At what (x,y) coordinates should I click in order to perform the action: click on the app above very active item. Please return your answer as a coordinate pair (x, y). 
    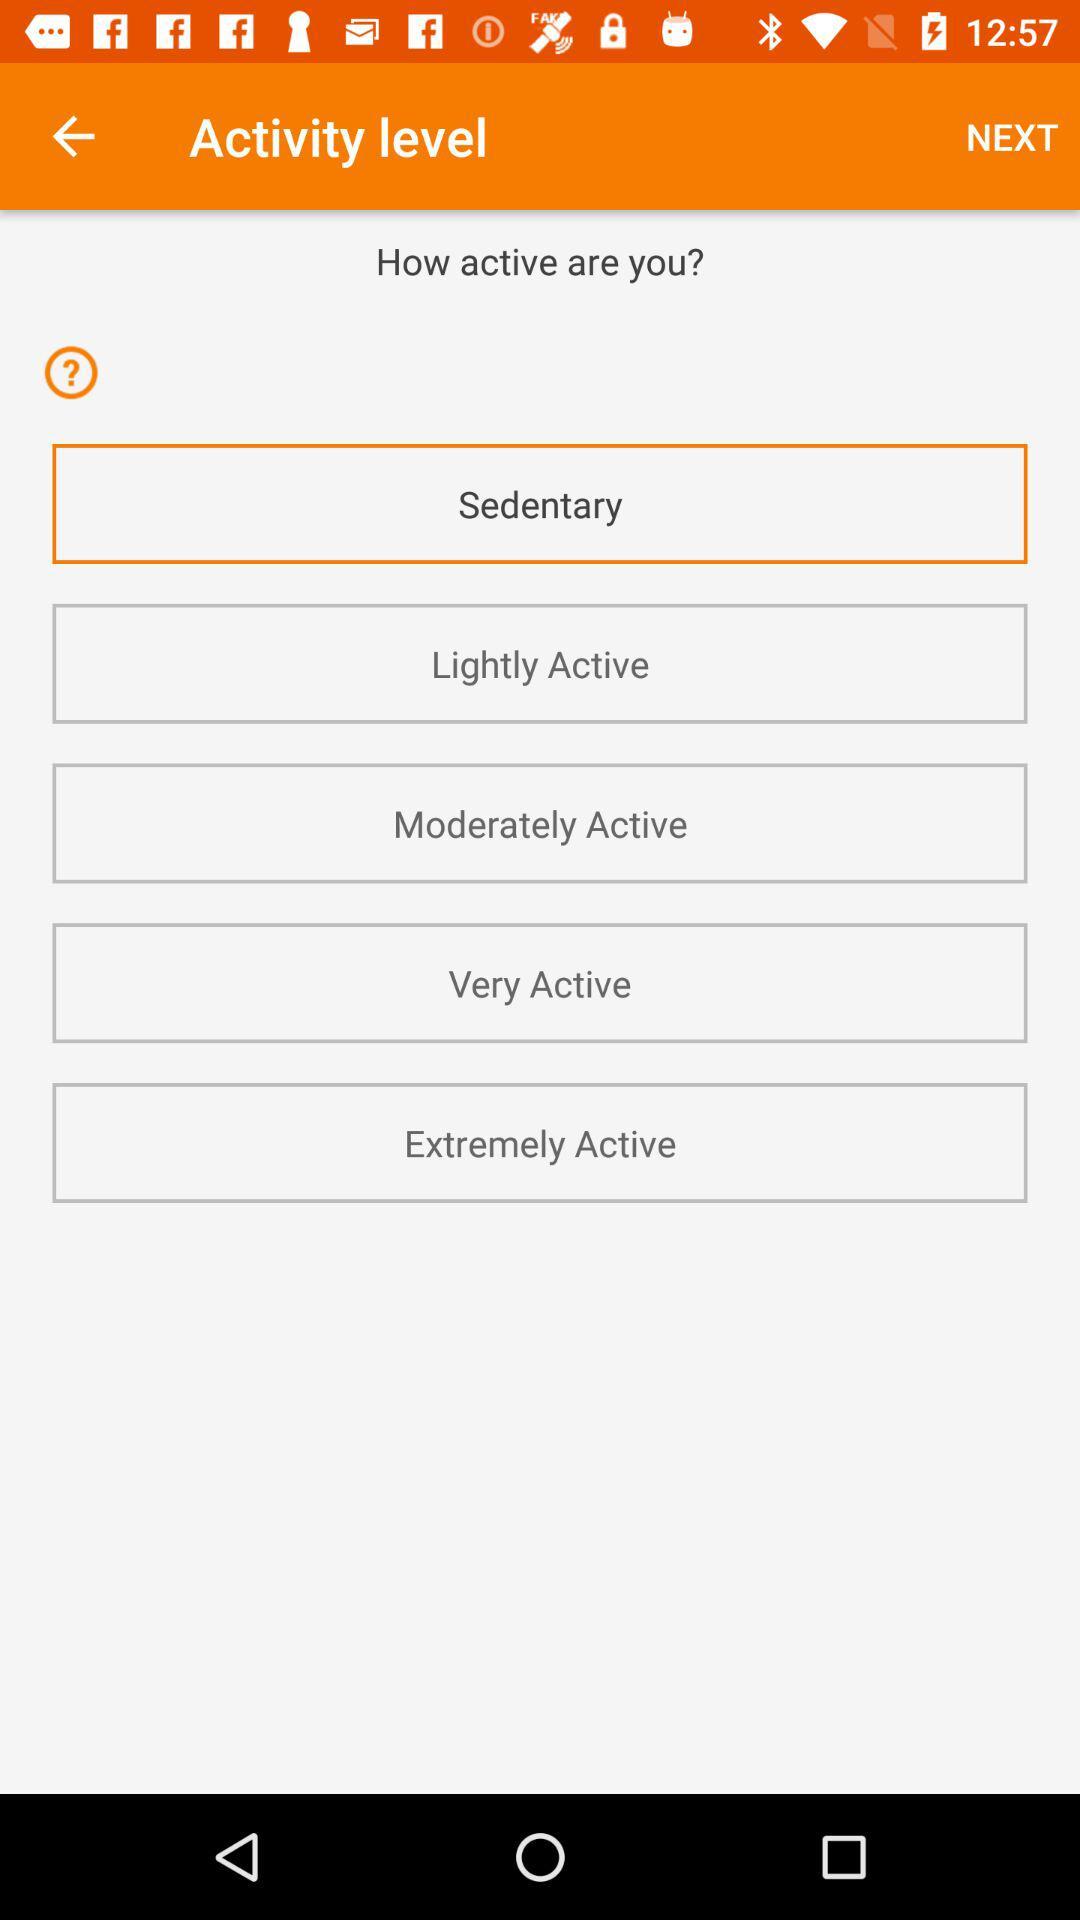
    Looking at the image, I should click on (540, 823).